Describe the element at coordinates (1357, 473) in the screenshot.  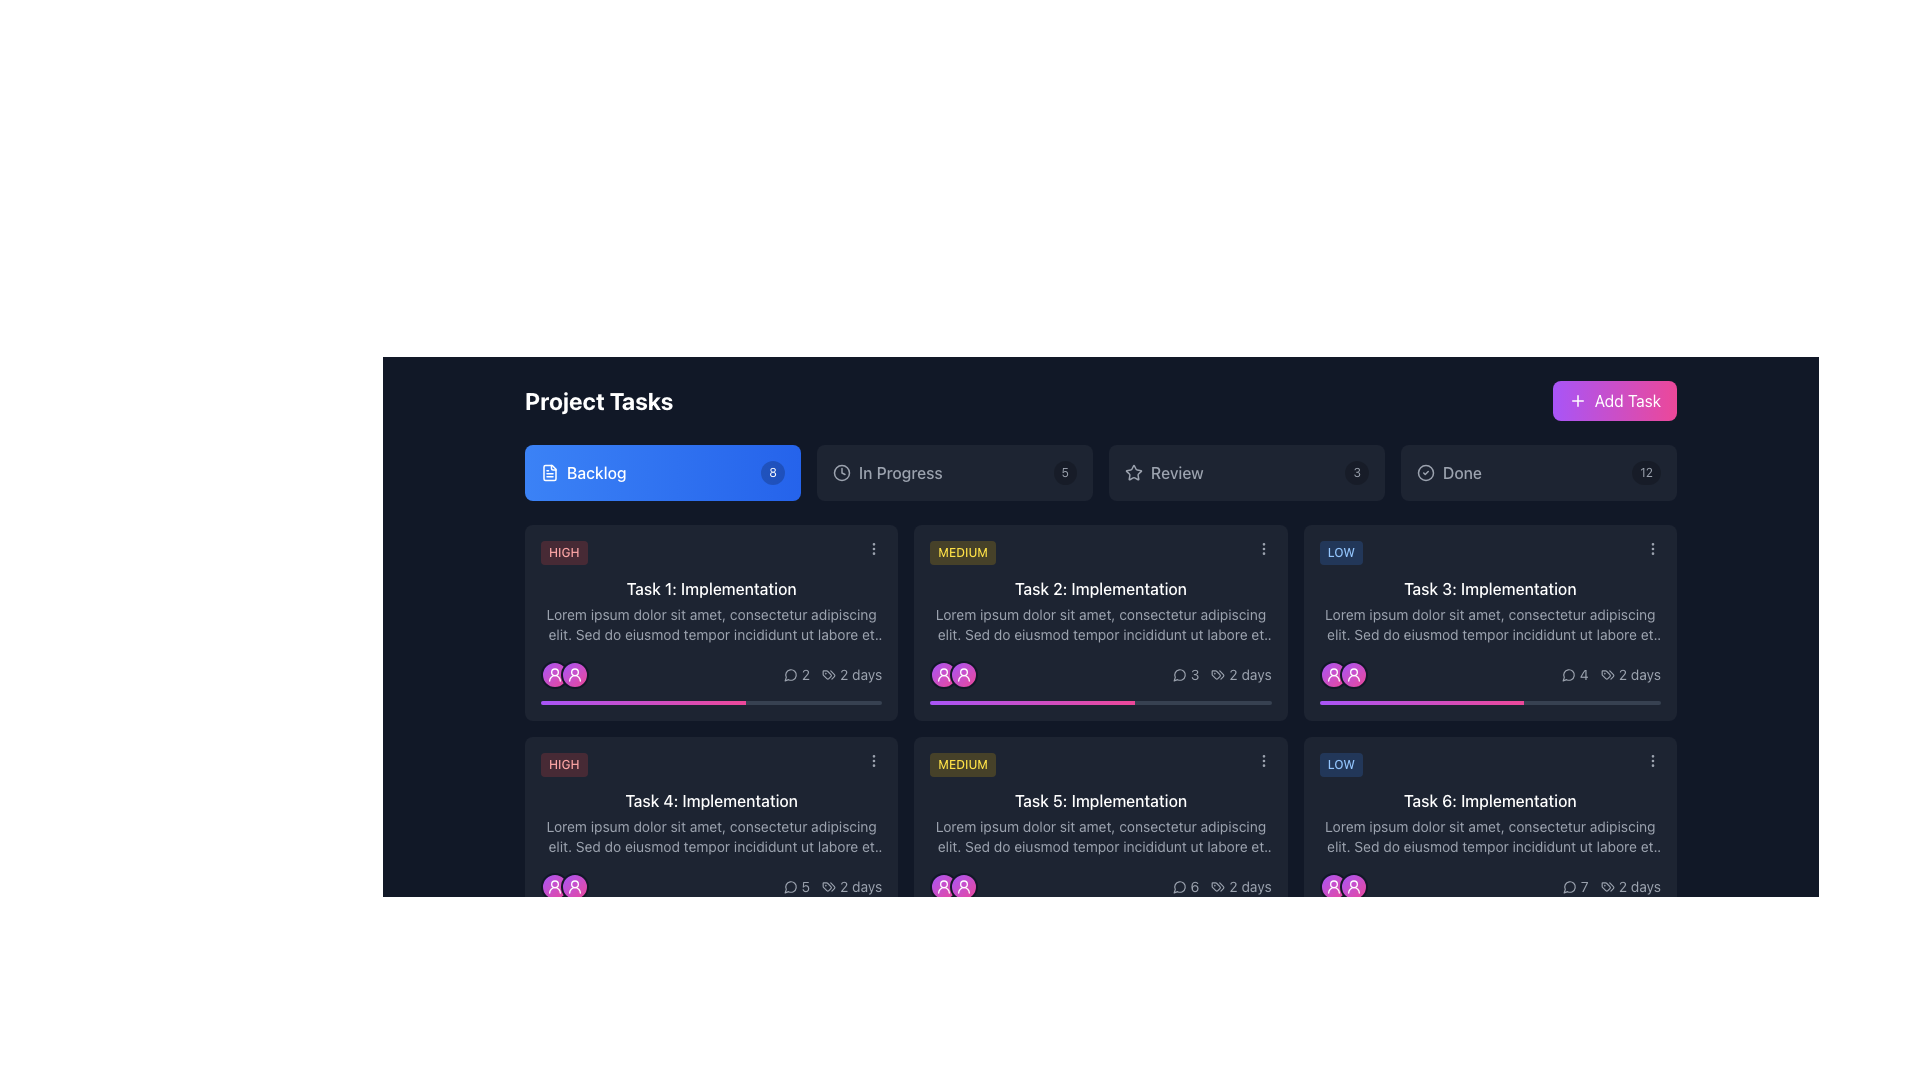
I see `the informational badge that represents a count or quantity associated with 'Review', located on the right side within the 'Project Tasks' interface` at that location.